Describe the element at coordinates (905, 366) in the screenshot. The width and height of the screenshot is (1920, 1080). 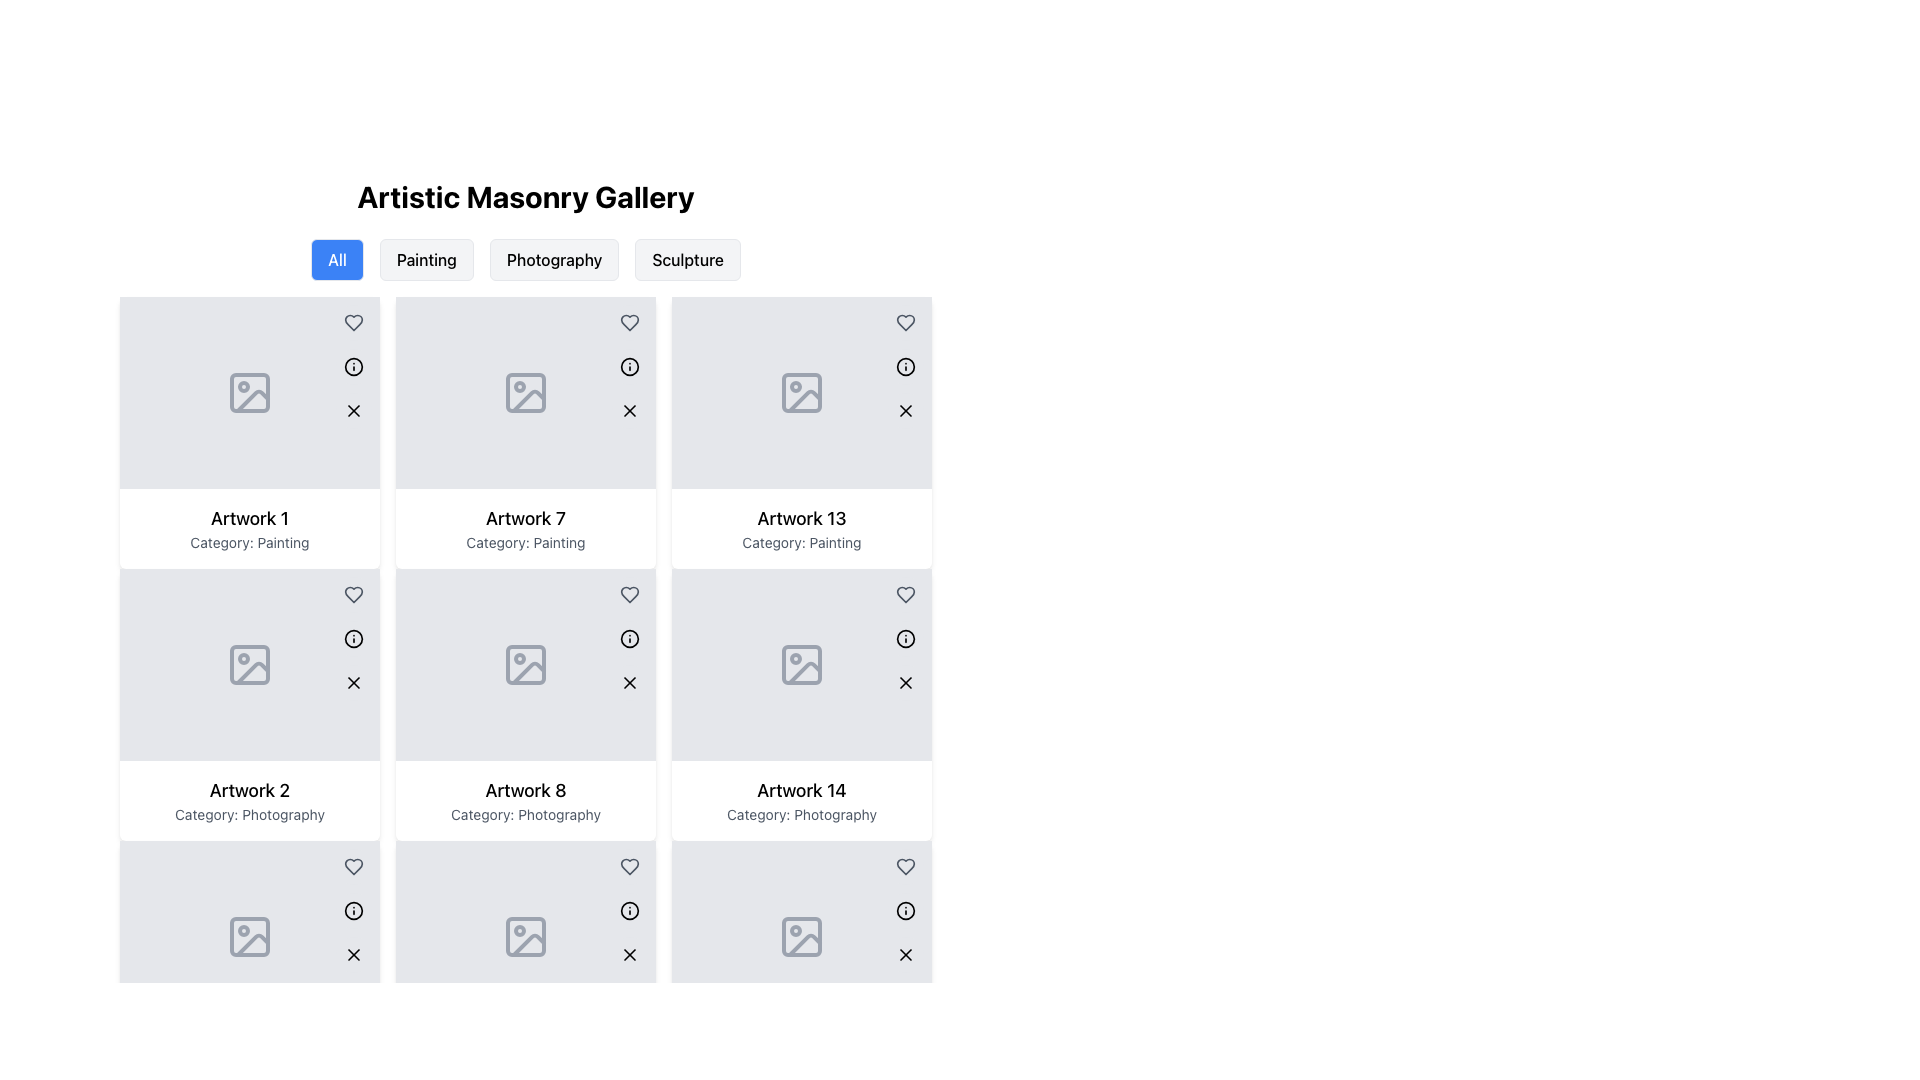
I see `the information icon button located as the second button from the top-right within the item labeled 'Artwork 13' in the third column of the grid layout` at that location.